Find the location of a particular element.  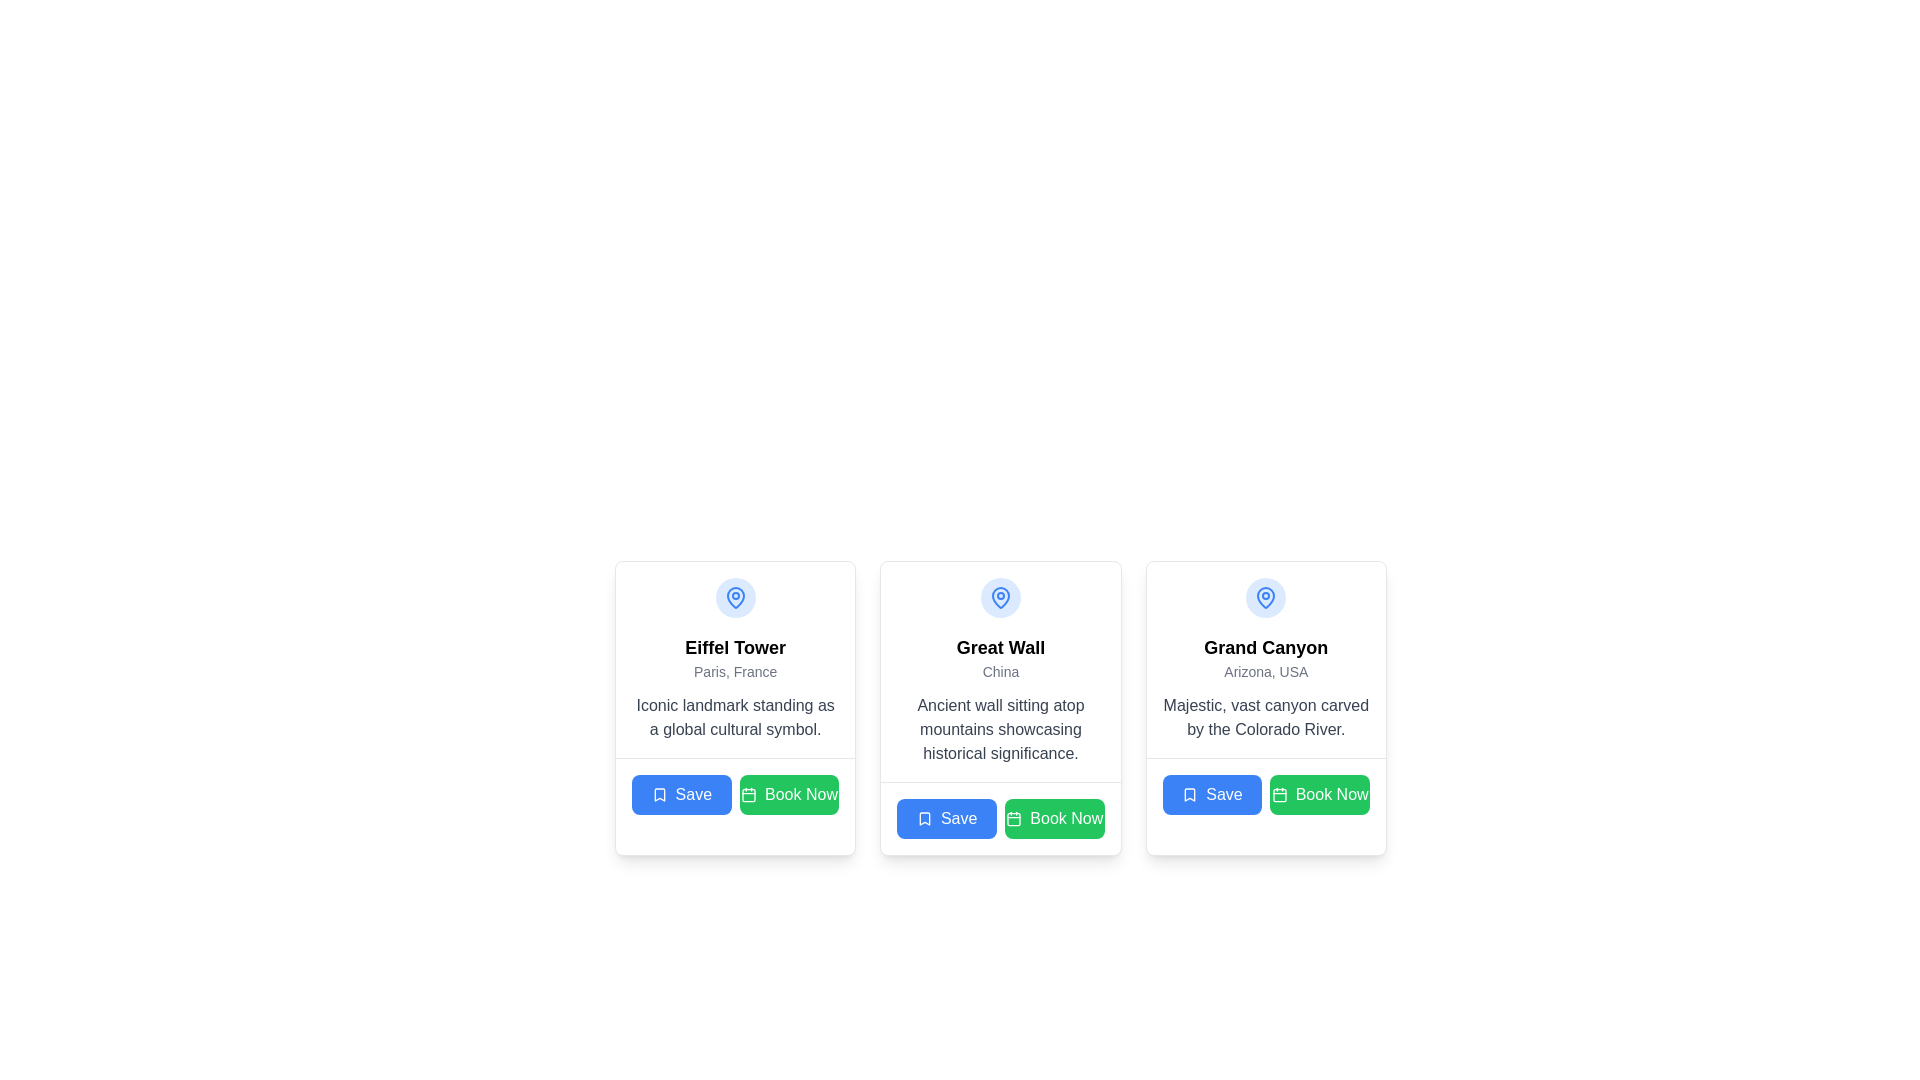

the 'Save' button in the Button Group located at the bottom of the 'Great Wall' card is located at coordinates (1000, 818).